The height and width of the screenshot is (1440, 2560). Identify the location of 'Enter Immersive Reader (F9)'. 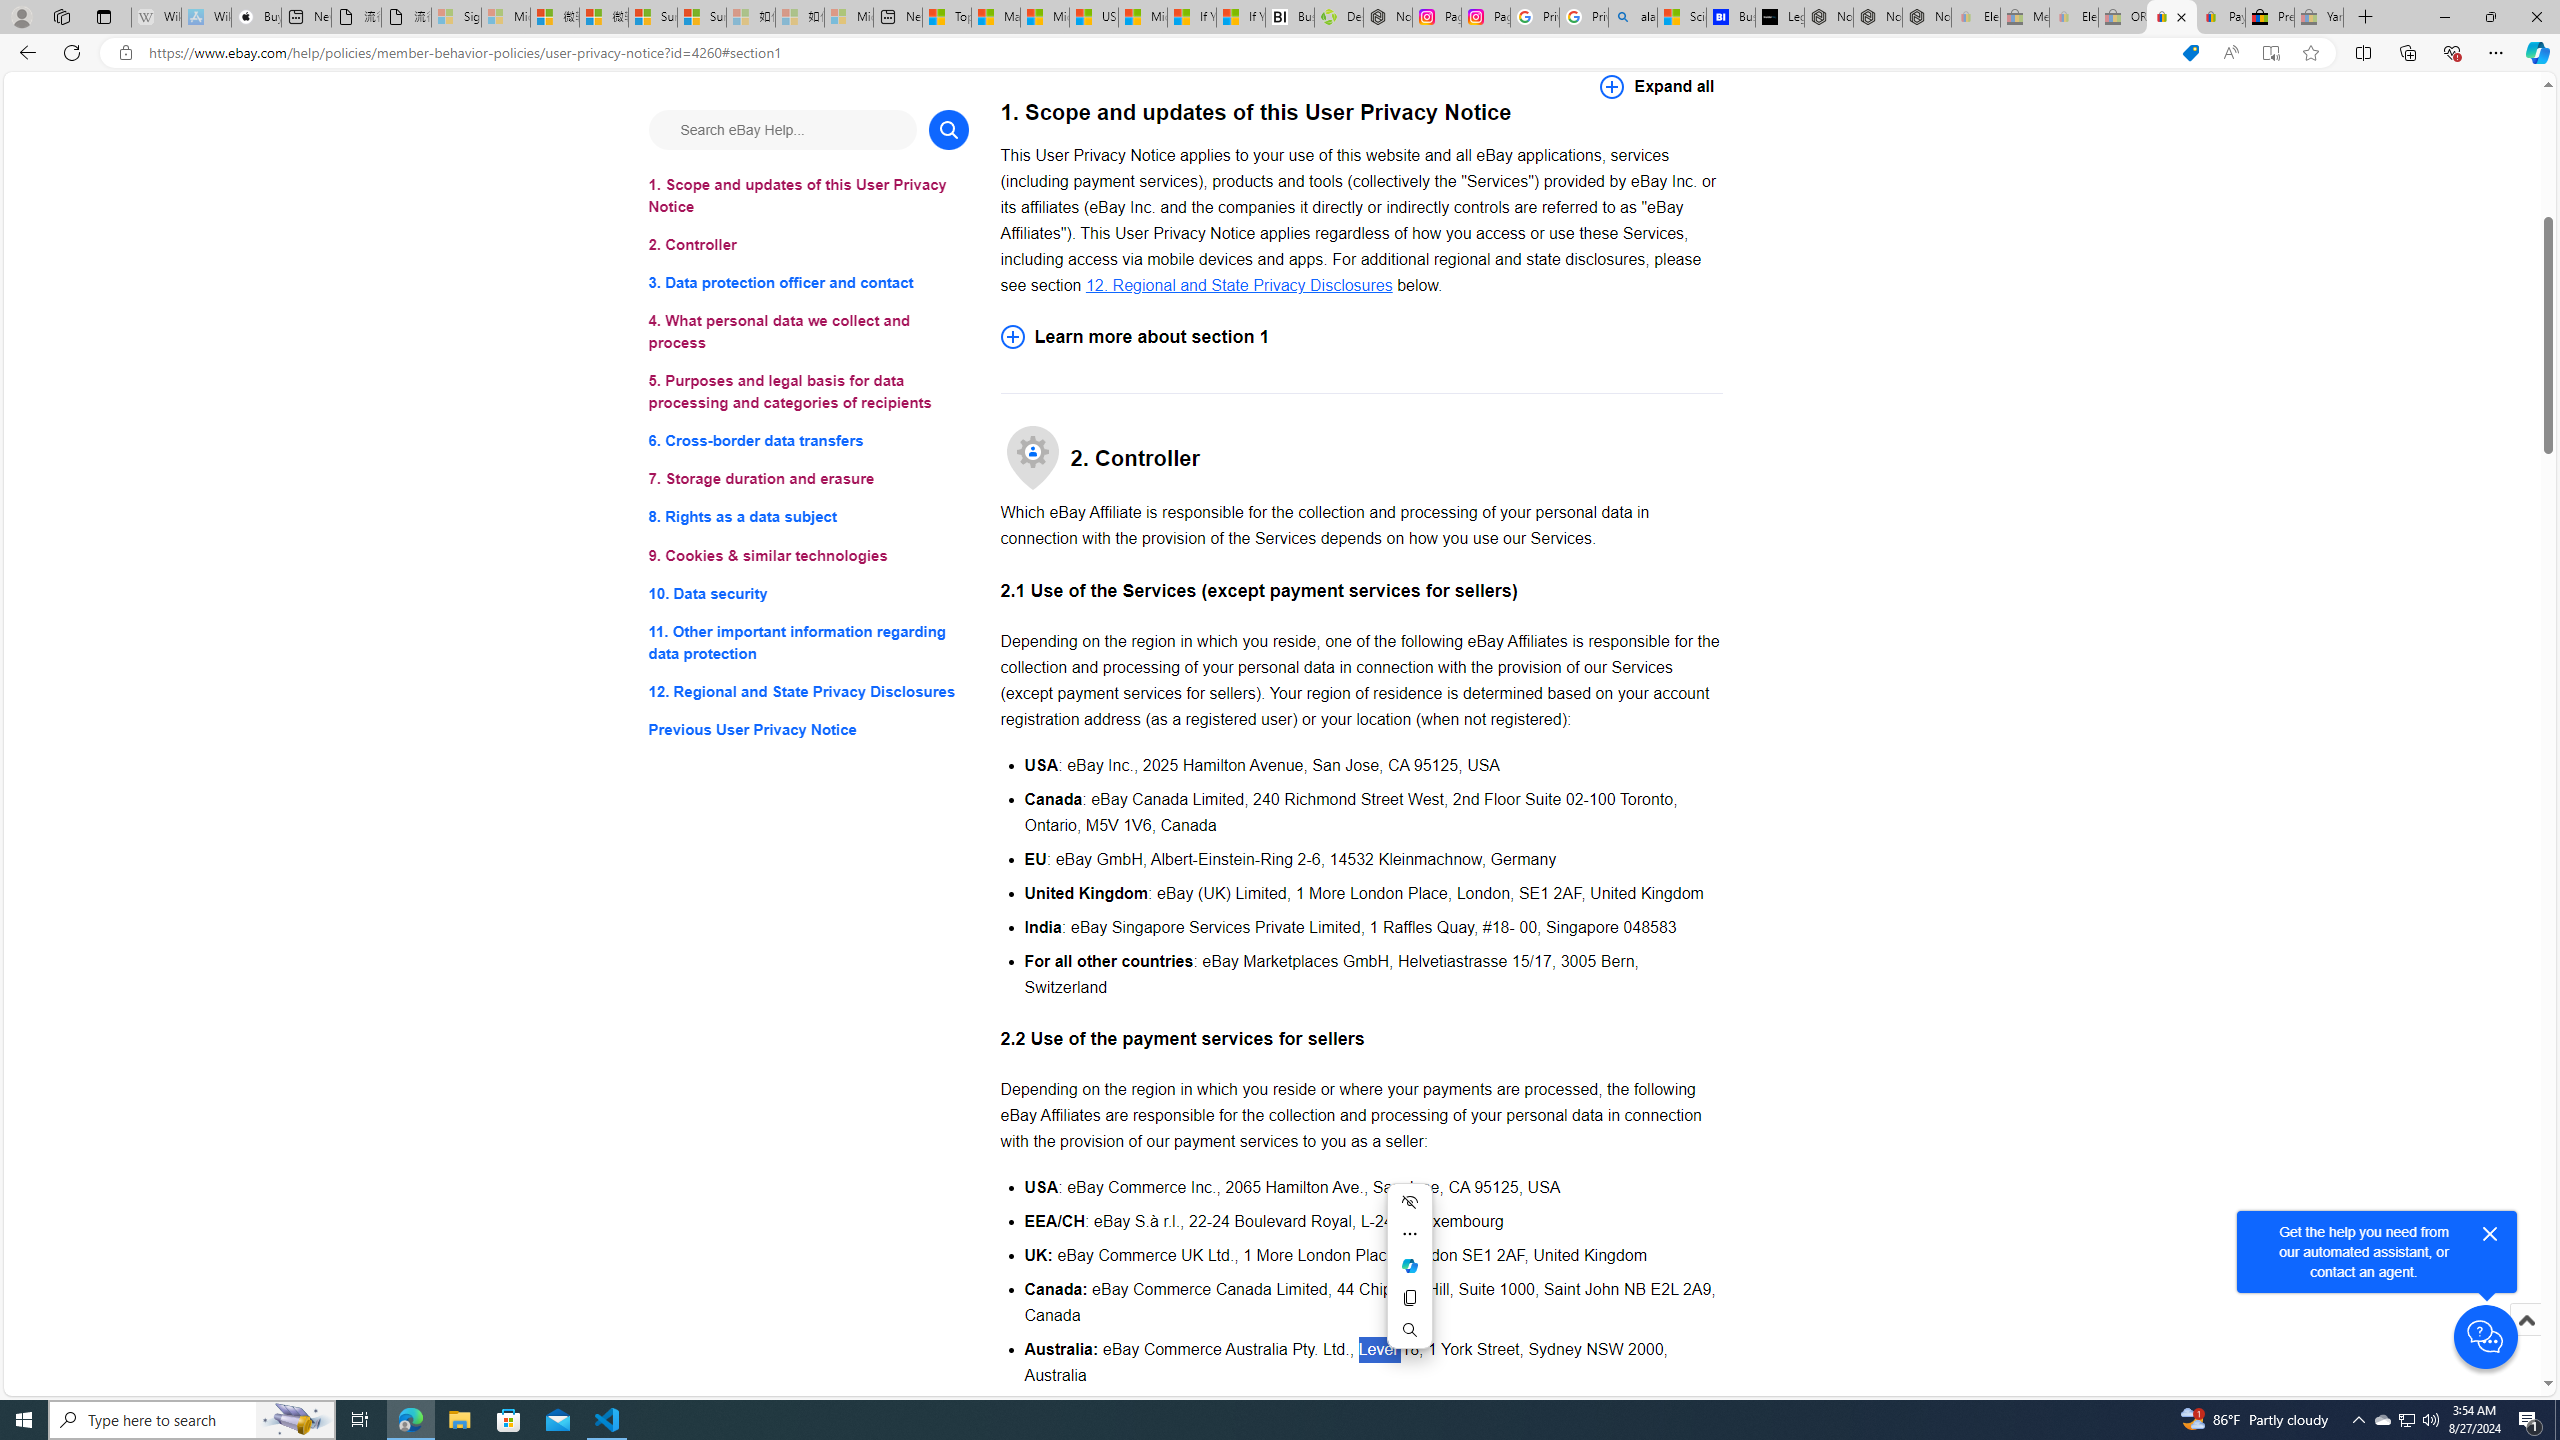
(2270, 53).